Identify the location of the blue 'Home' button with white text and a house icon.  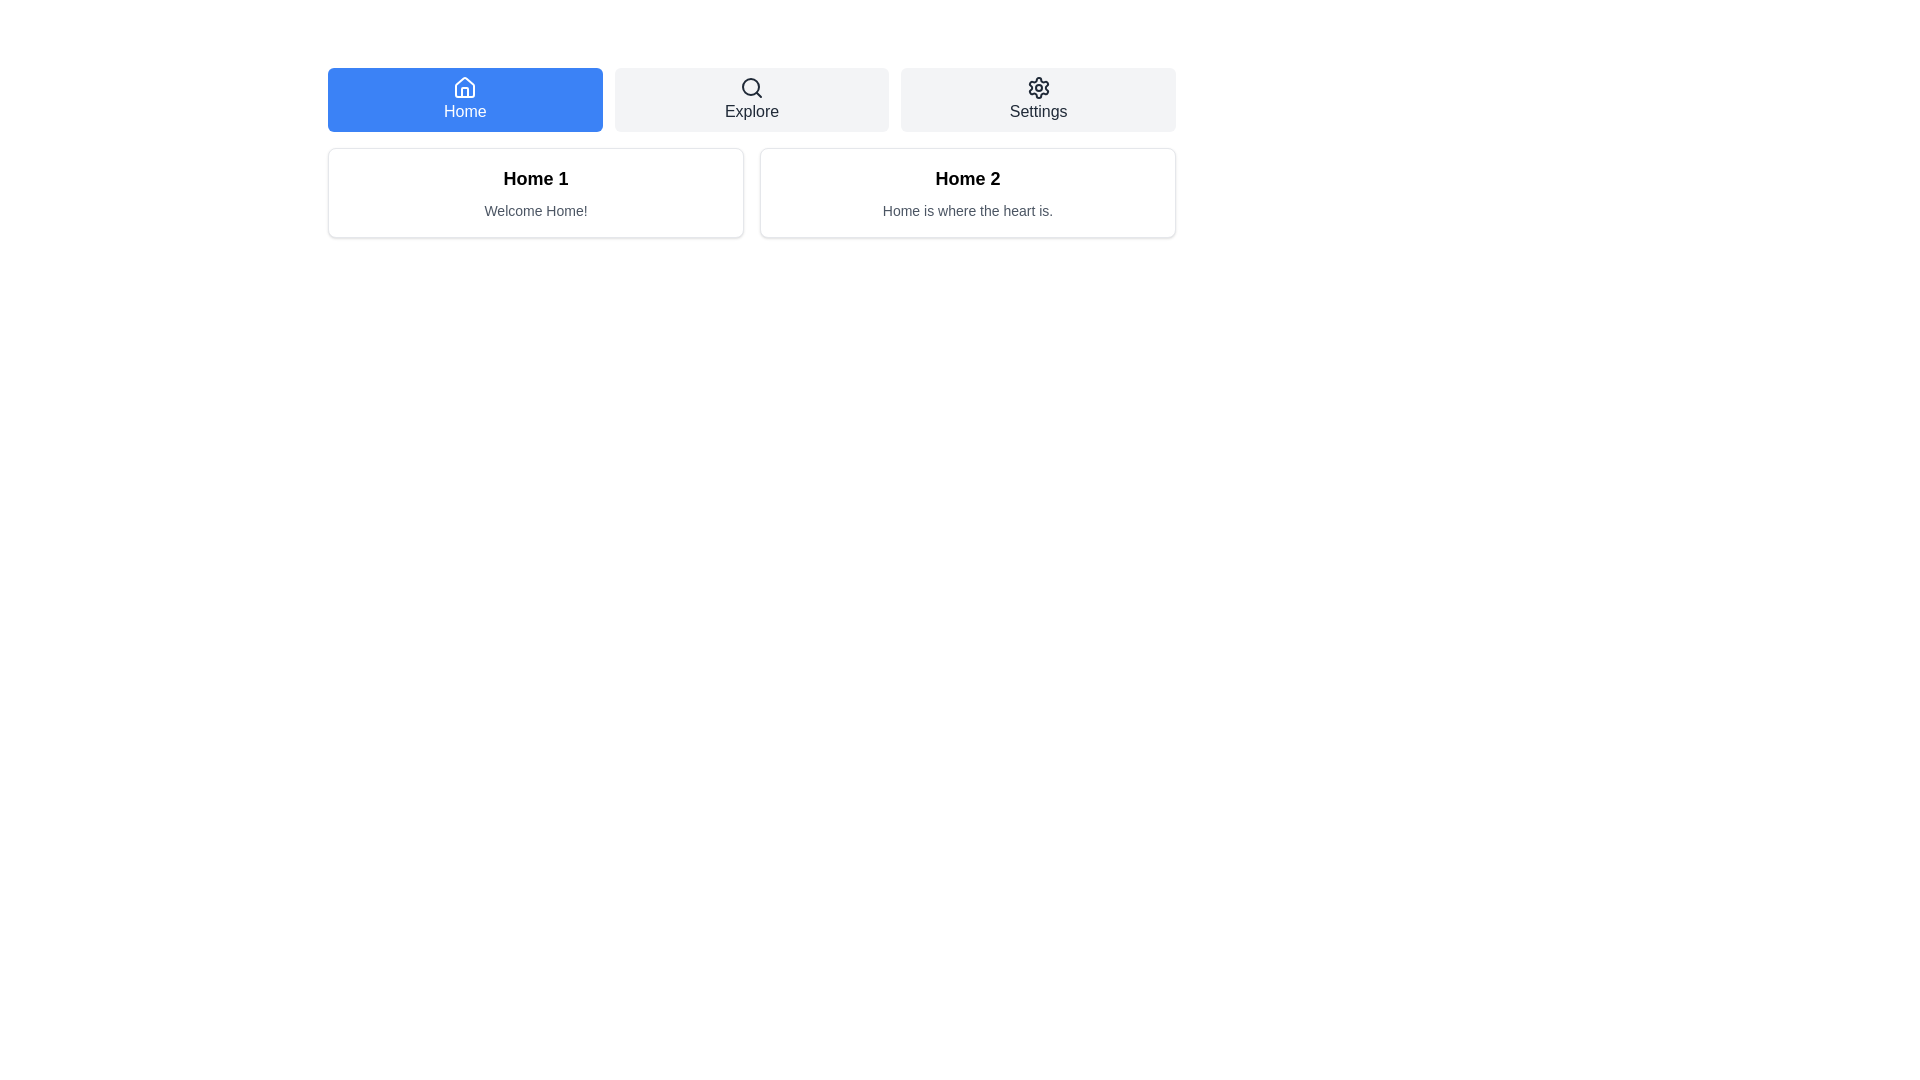
(464, 100).